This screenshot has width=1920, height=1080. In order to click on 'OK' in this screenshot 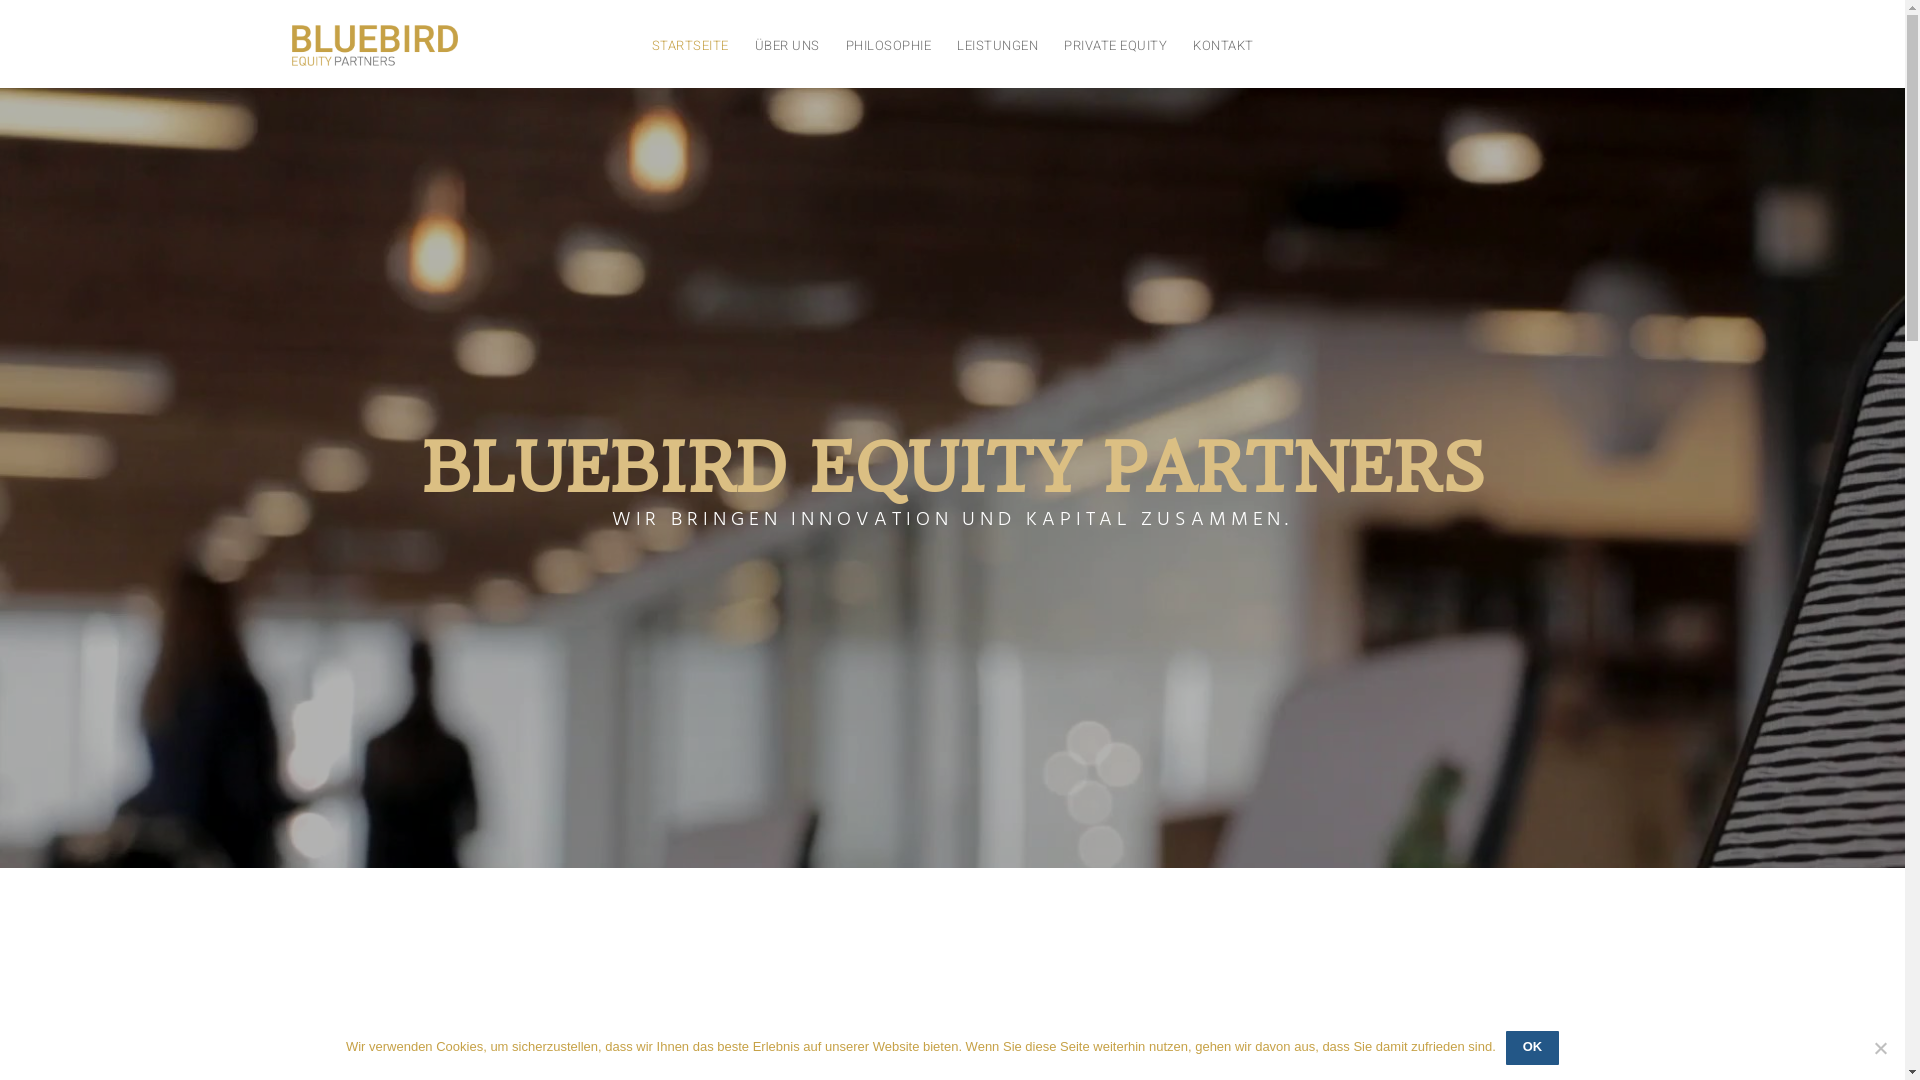, I will do `click(1531, 1047)`.